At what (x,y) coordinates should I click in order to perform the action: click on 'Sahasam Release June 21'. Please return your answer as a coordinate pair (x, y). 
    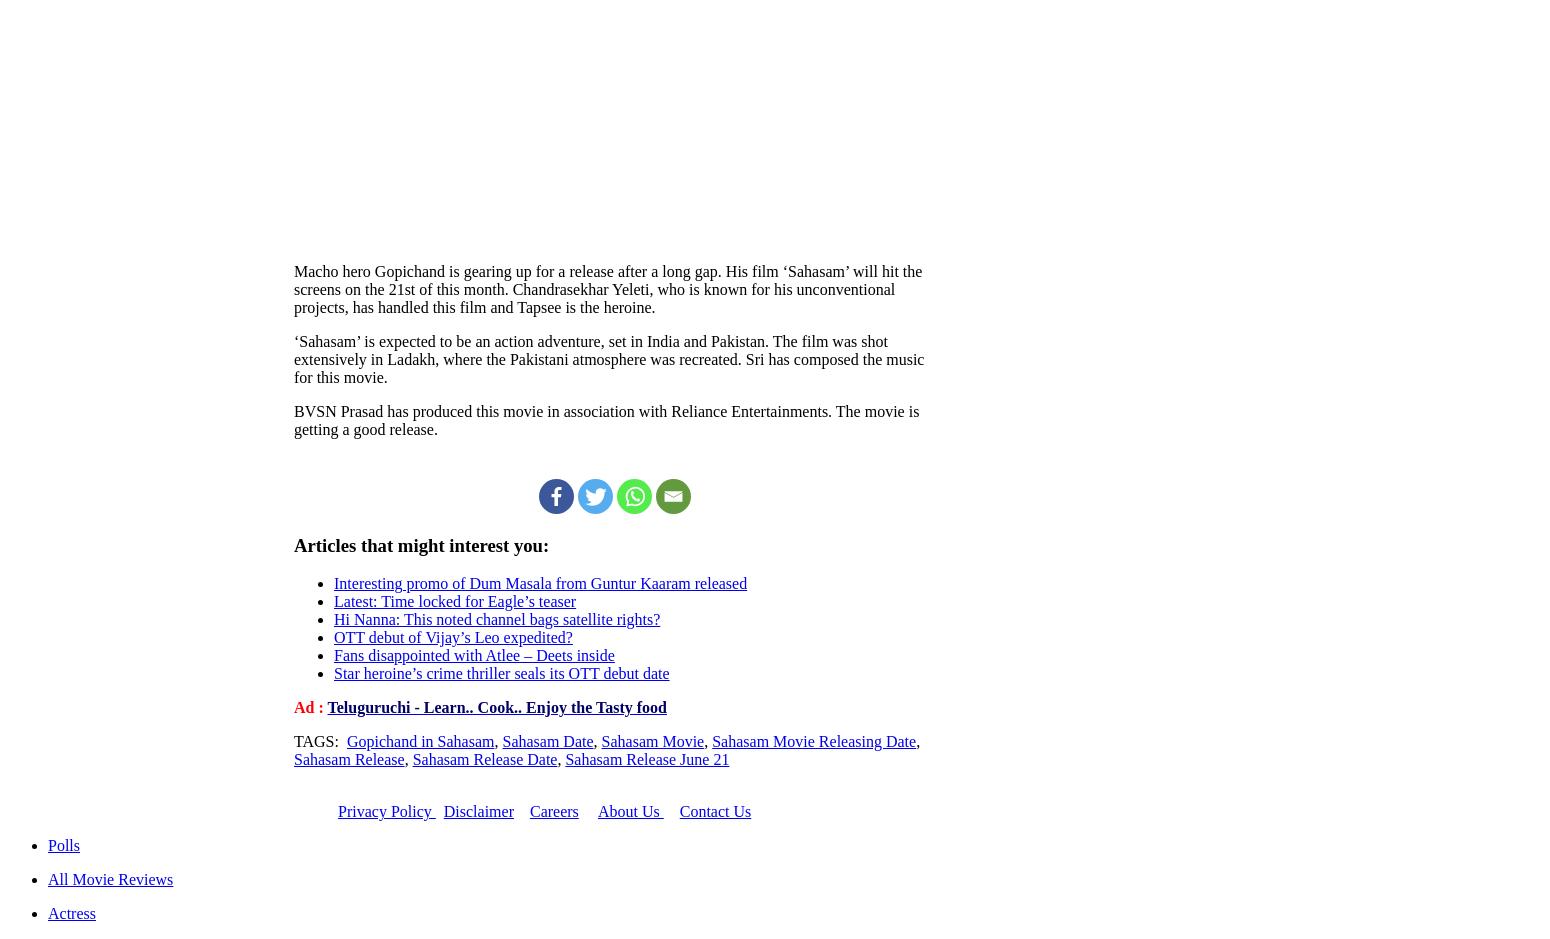
    Looking at the image, I should click on (645, 758).